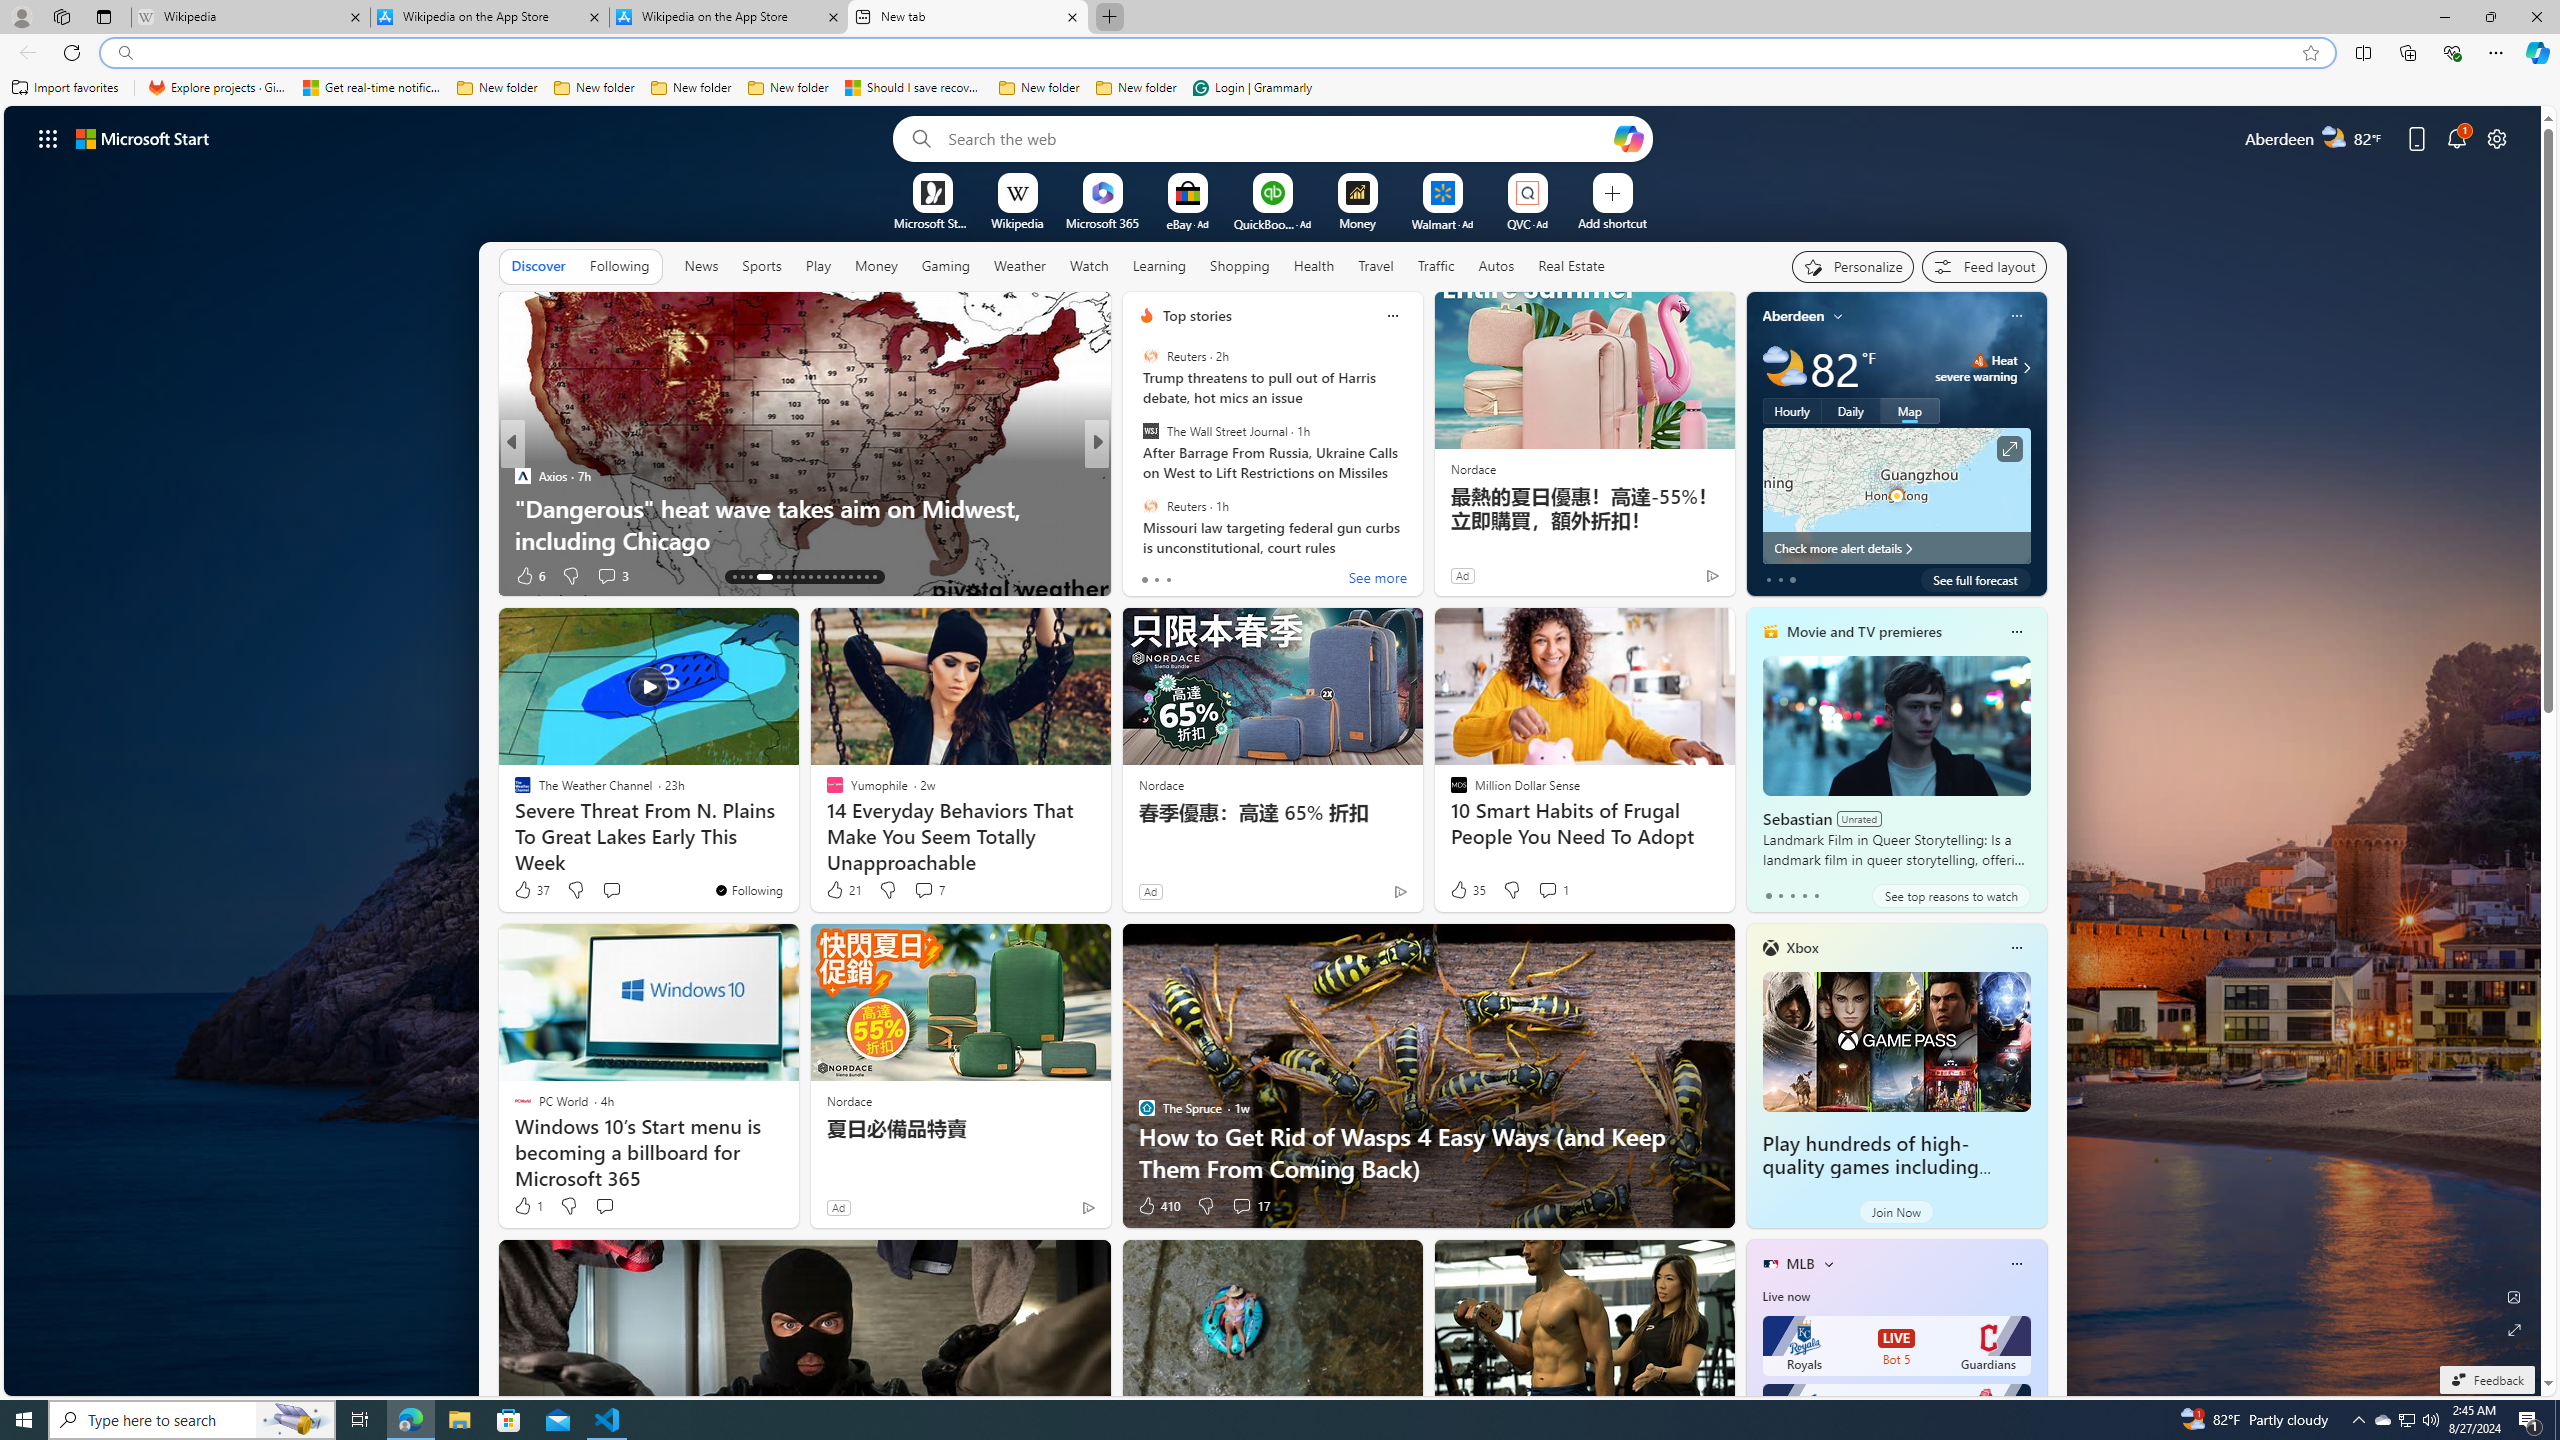 The image size is (2560, 1440). What do you see at coordinates (1418, 524) in the screenshot?
I see `'Everything You Should Know to Permanently Block a Website'` at bounding box center [1418, 524].